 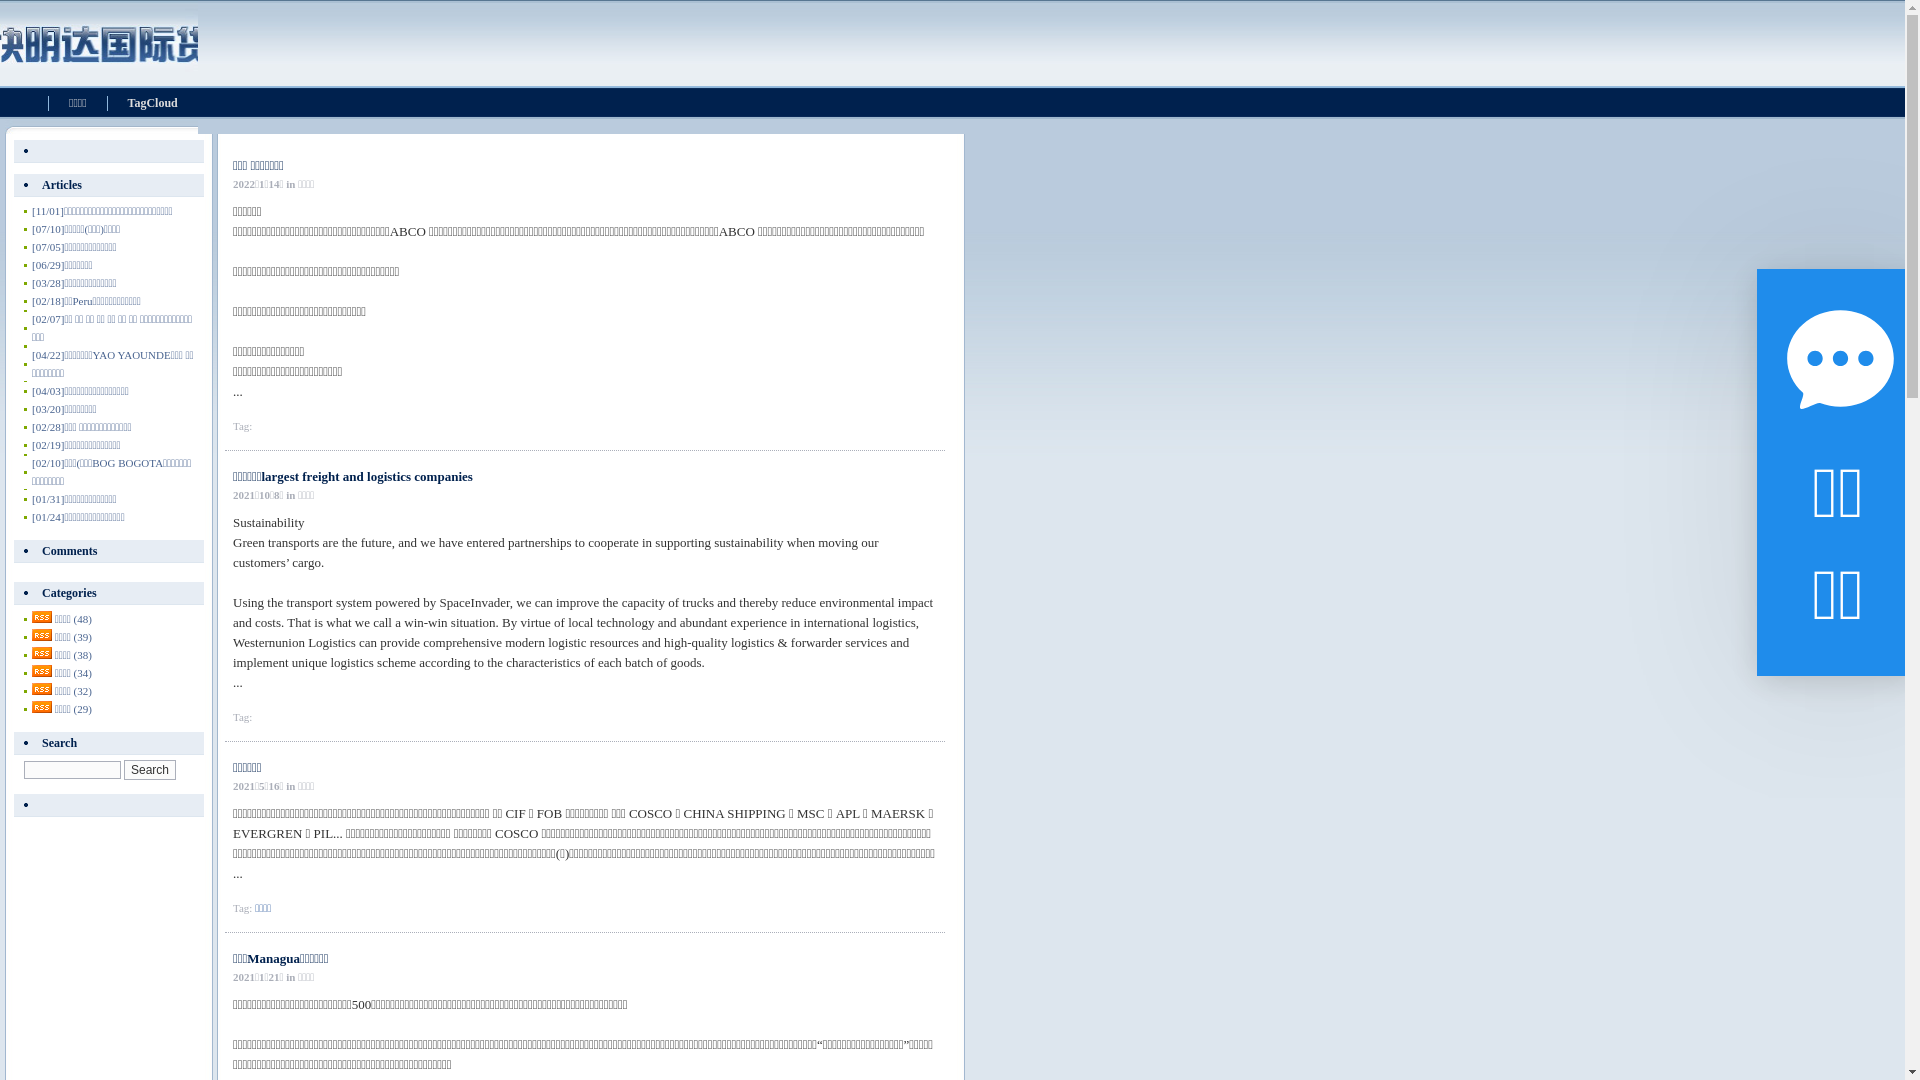 What do you see at coordinates (42, 688) in the screenshot?
I see `'rss'` at bounding box center [42, 688].